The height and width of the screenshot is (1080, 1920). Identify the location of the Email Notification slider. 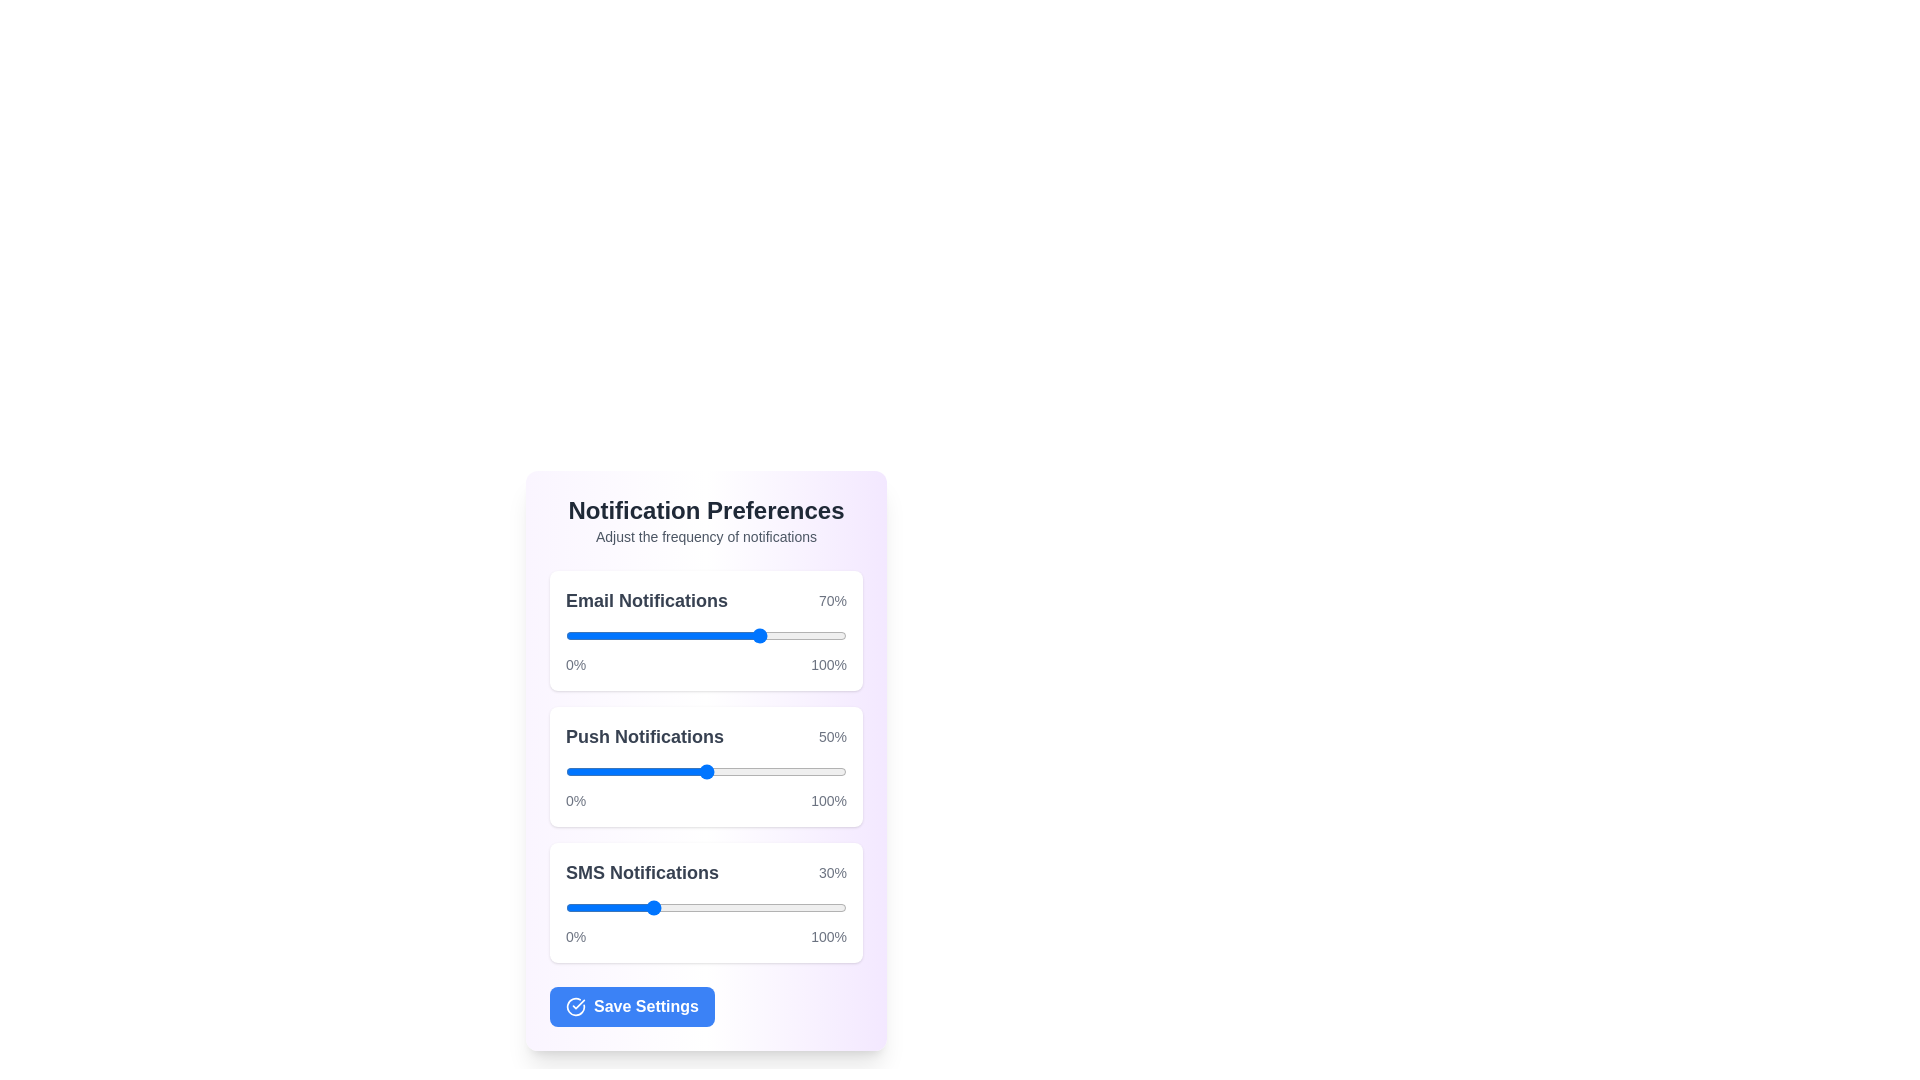
(567, 636).